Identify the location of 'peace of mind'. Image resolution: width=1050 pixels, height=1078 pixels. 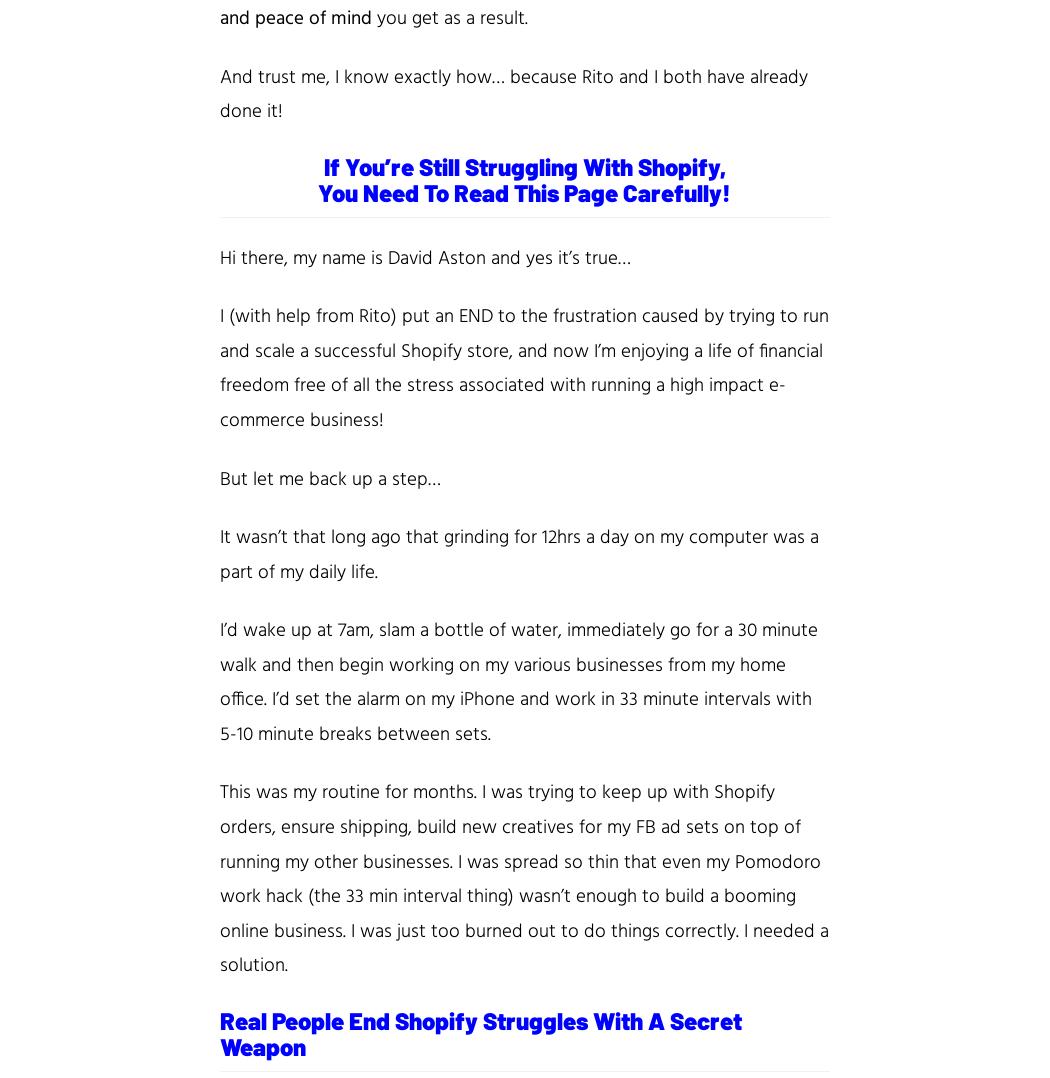
(316, 17).